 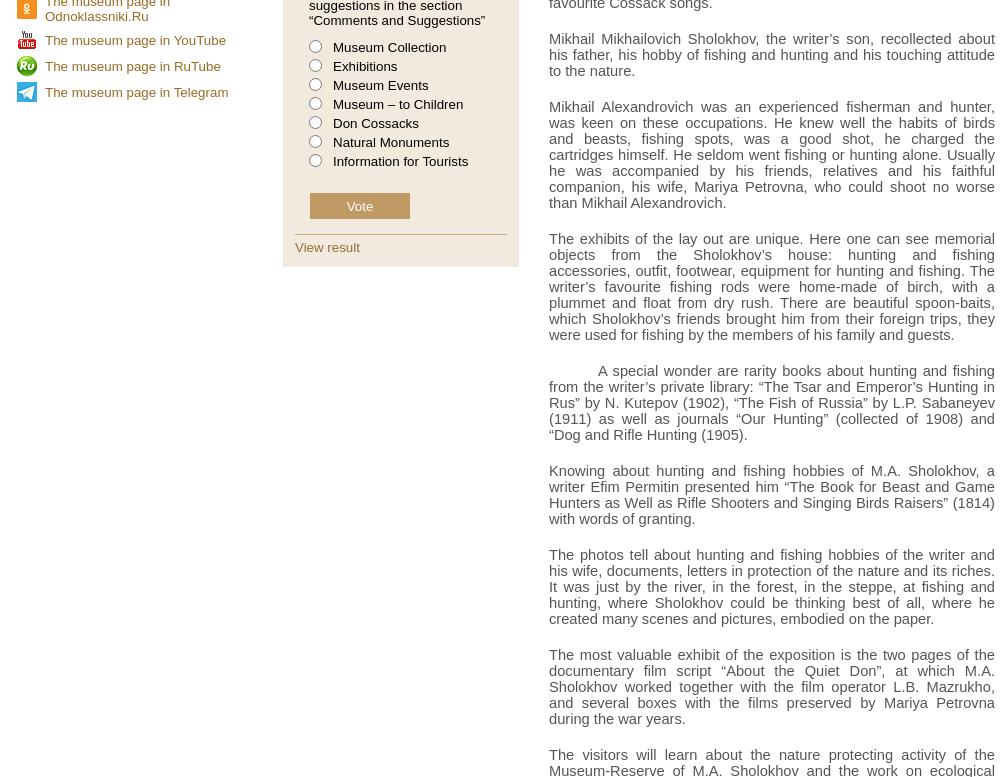 What do you see at coordinates (332, 123) in the screenshot?
I see `'Don Cossacks'` at bounding box center [332, 123].